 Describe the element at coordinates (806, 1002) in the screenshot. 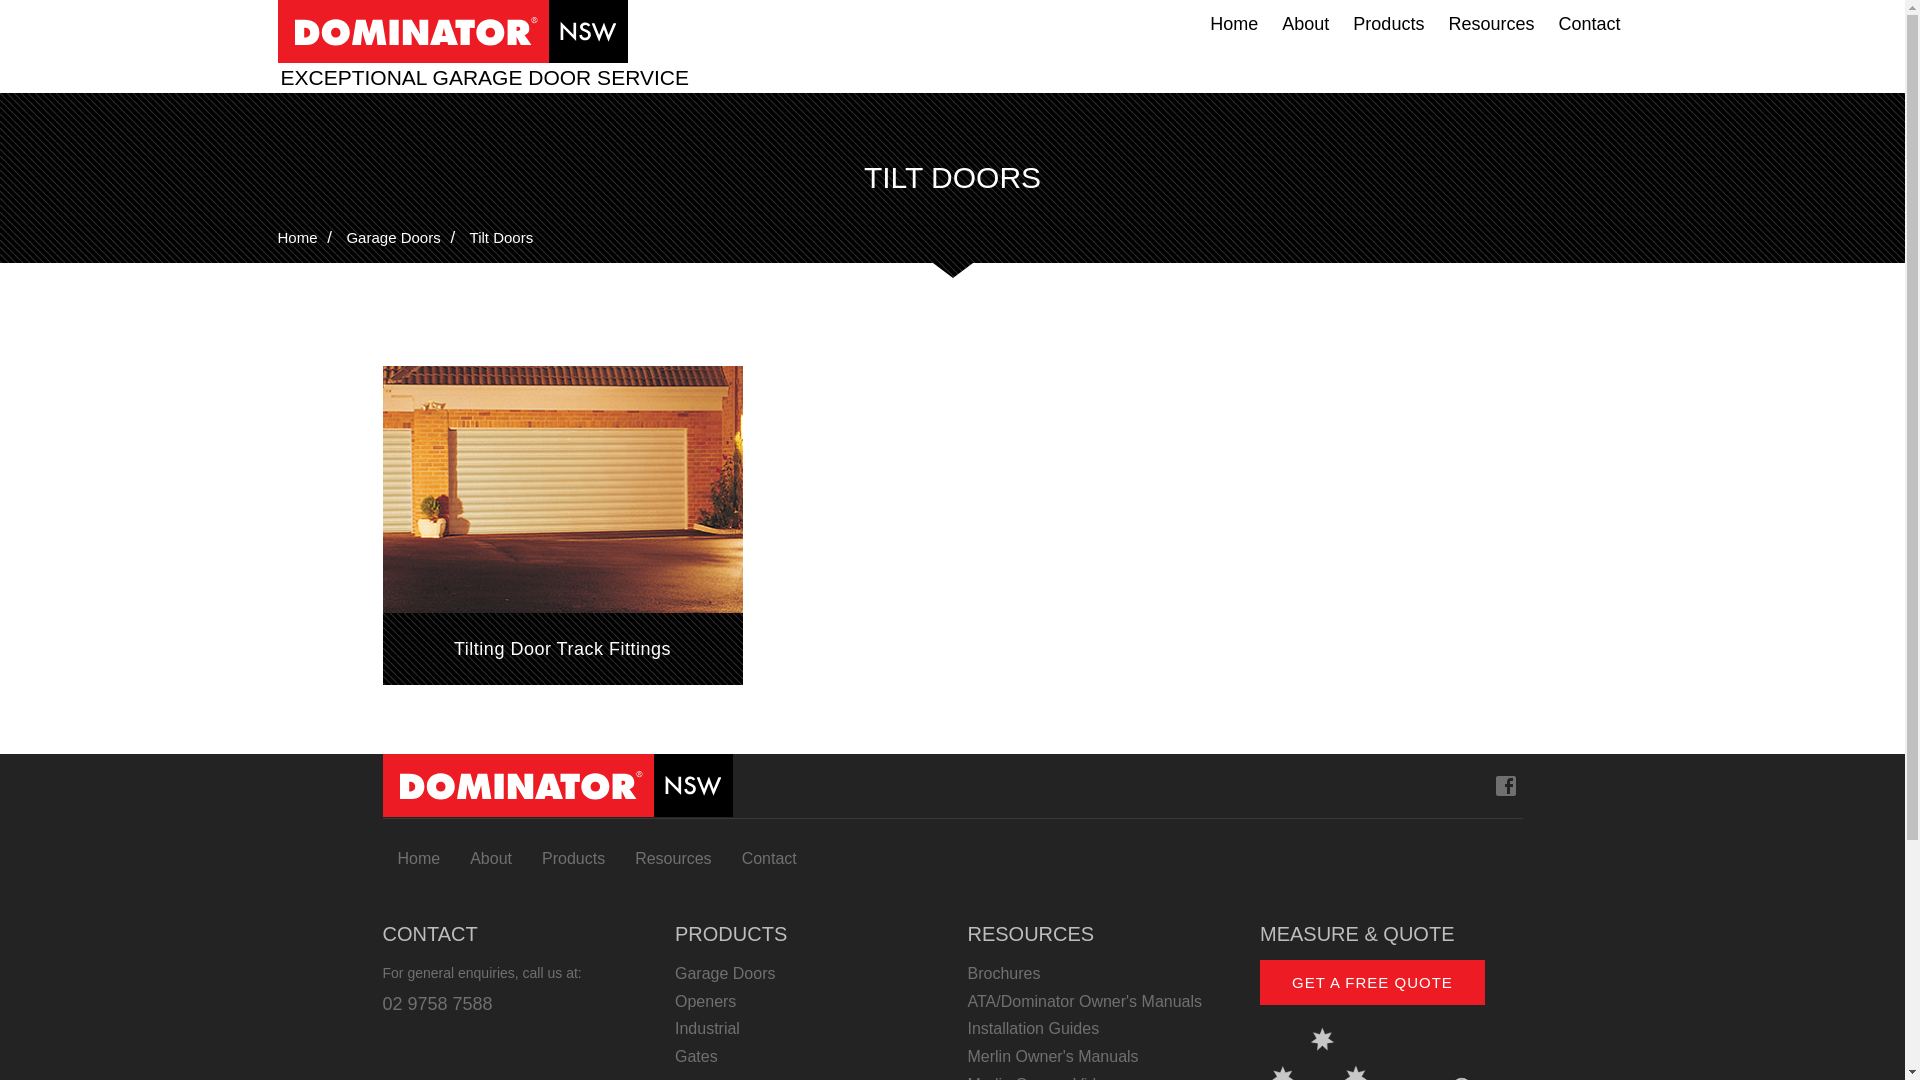

I see `'Openers'` at that location.